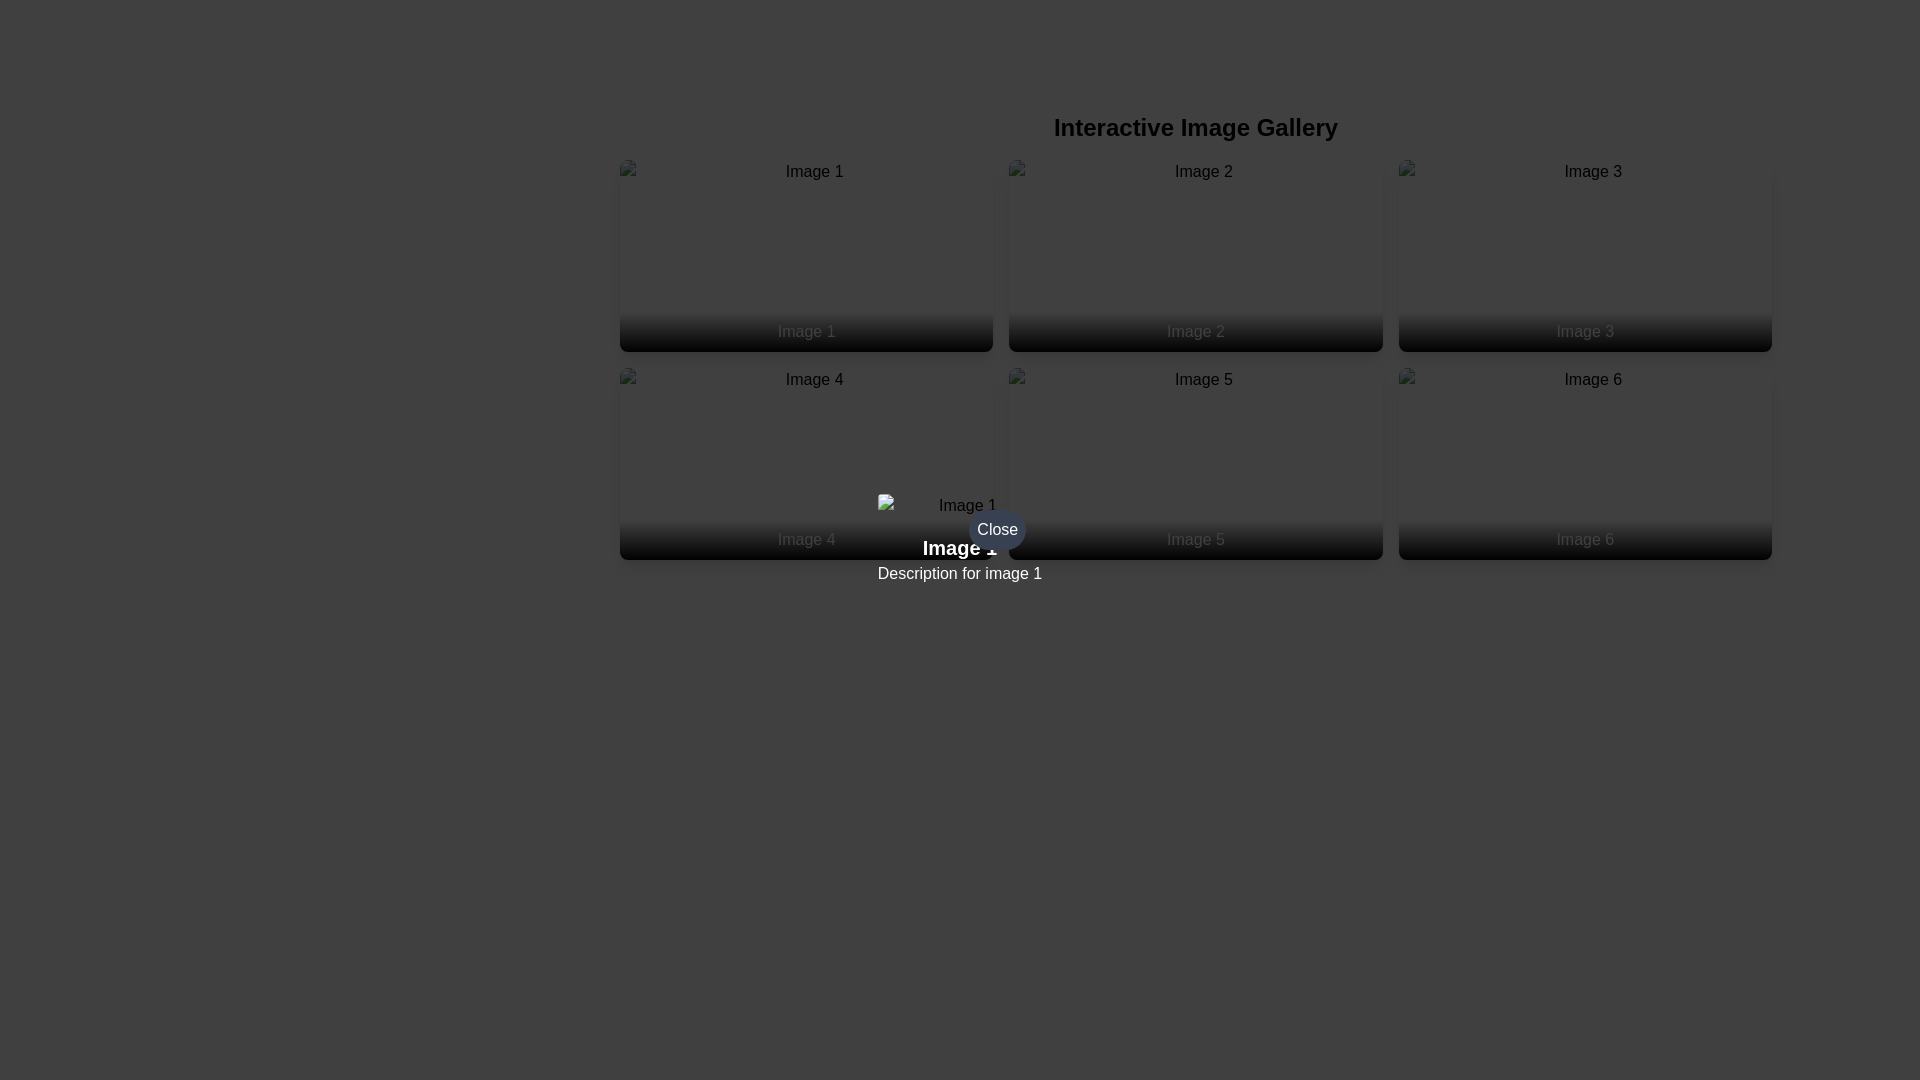 Image resolution: width=1920 pixels, height=1080 pixels. I want to click on the close button located in the top-right corner of the modal to hide the modal that displays detailed information about an image, so click(960, 540).